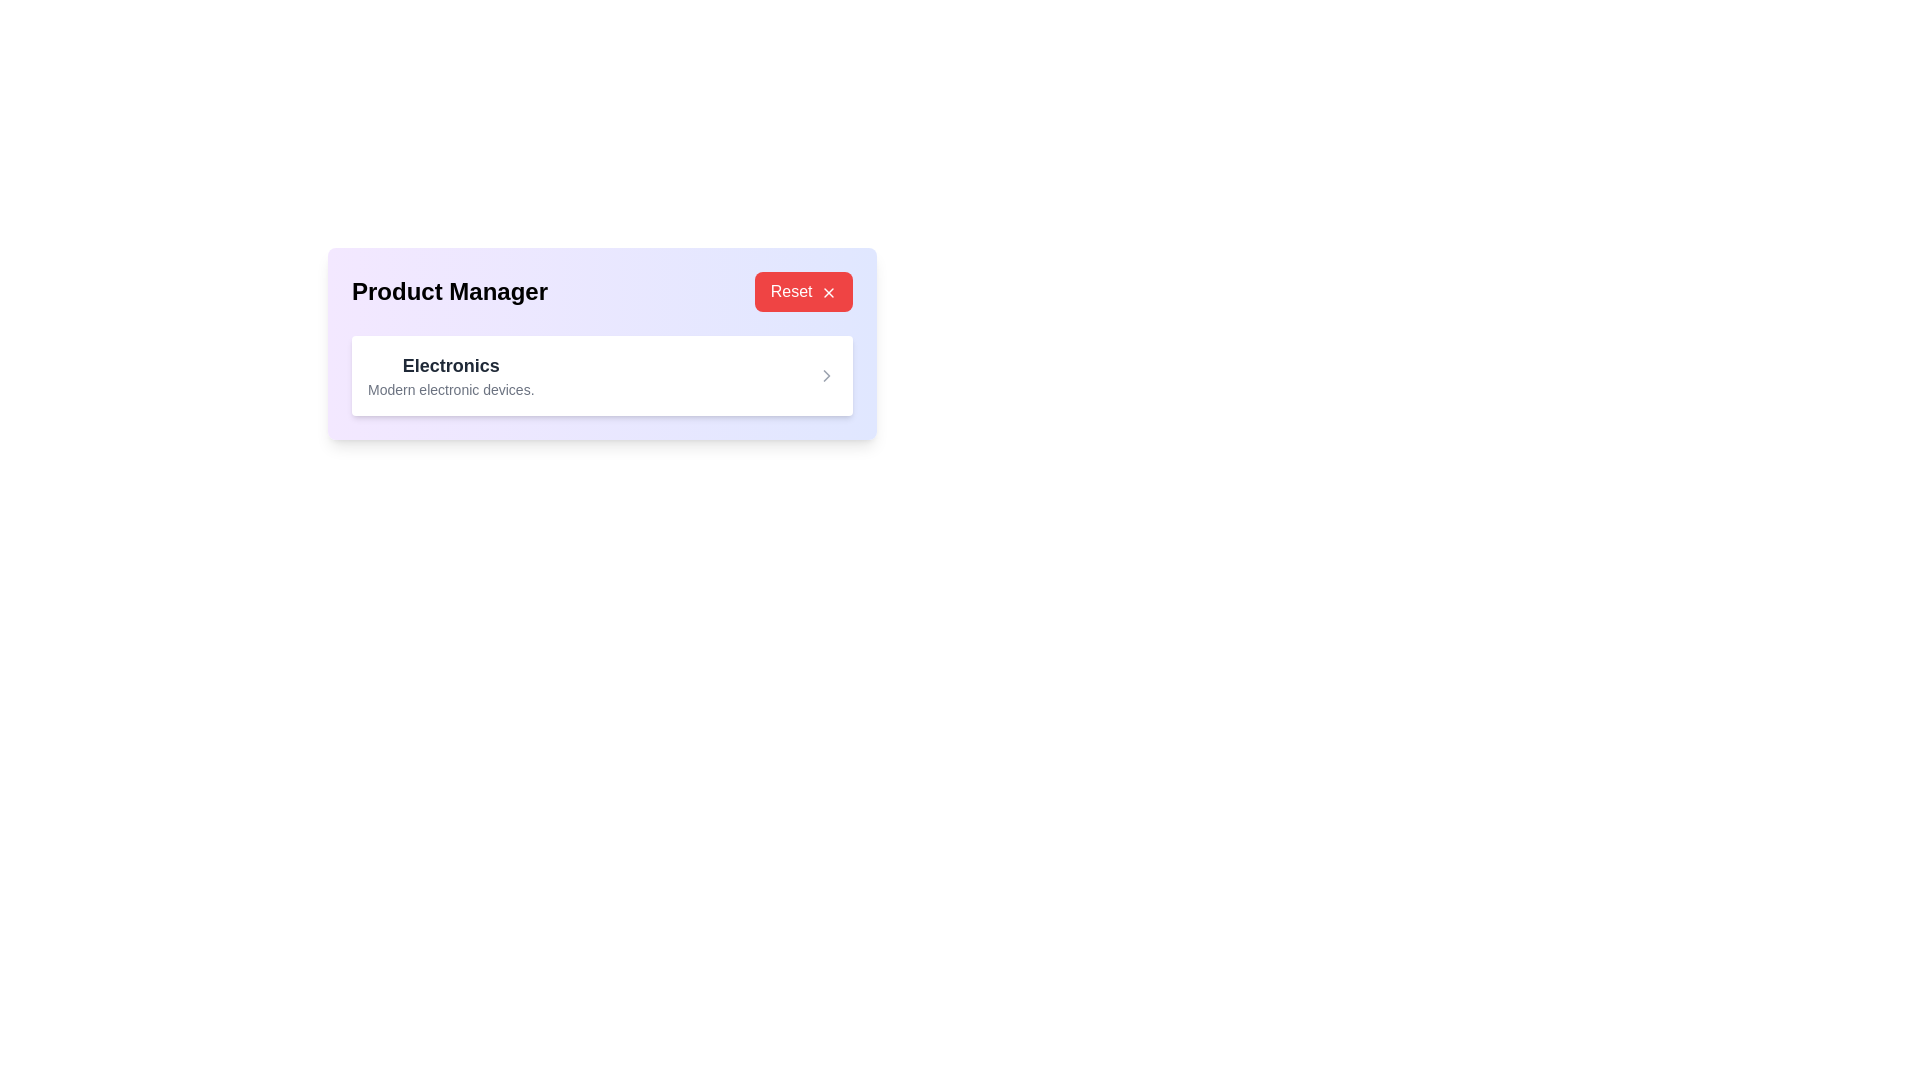 This screenshot has height=1080, width=1920. Describe the element at coordinates (829, 292) in the screenshot. I see `the red 'X' icon with white strokes located next to the 'Reset' label in the upper-right corner of the 'Product Manager' card` at that location.